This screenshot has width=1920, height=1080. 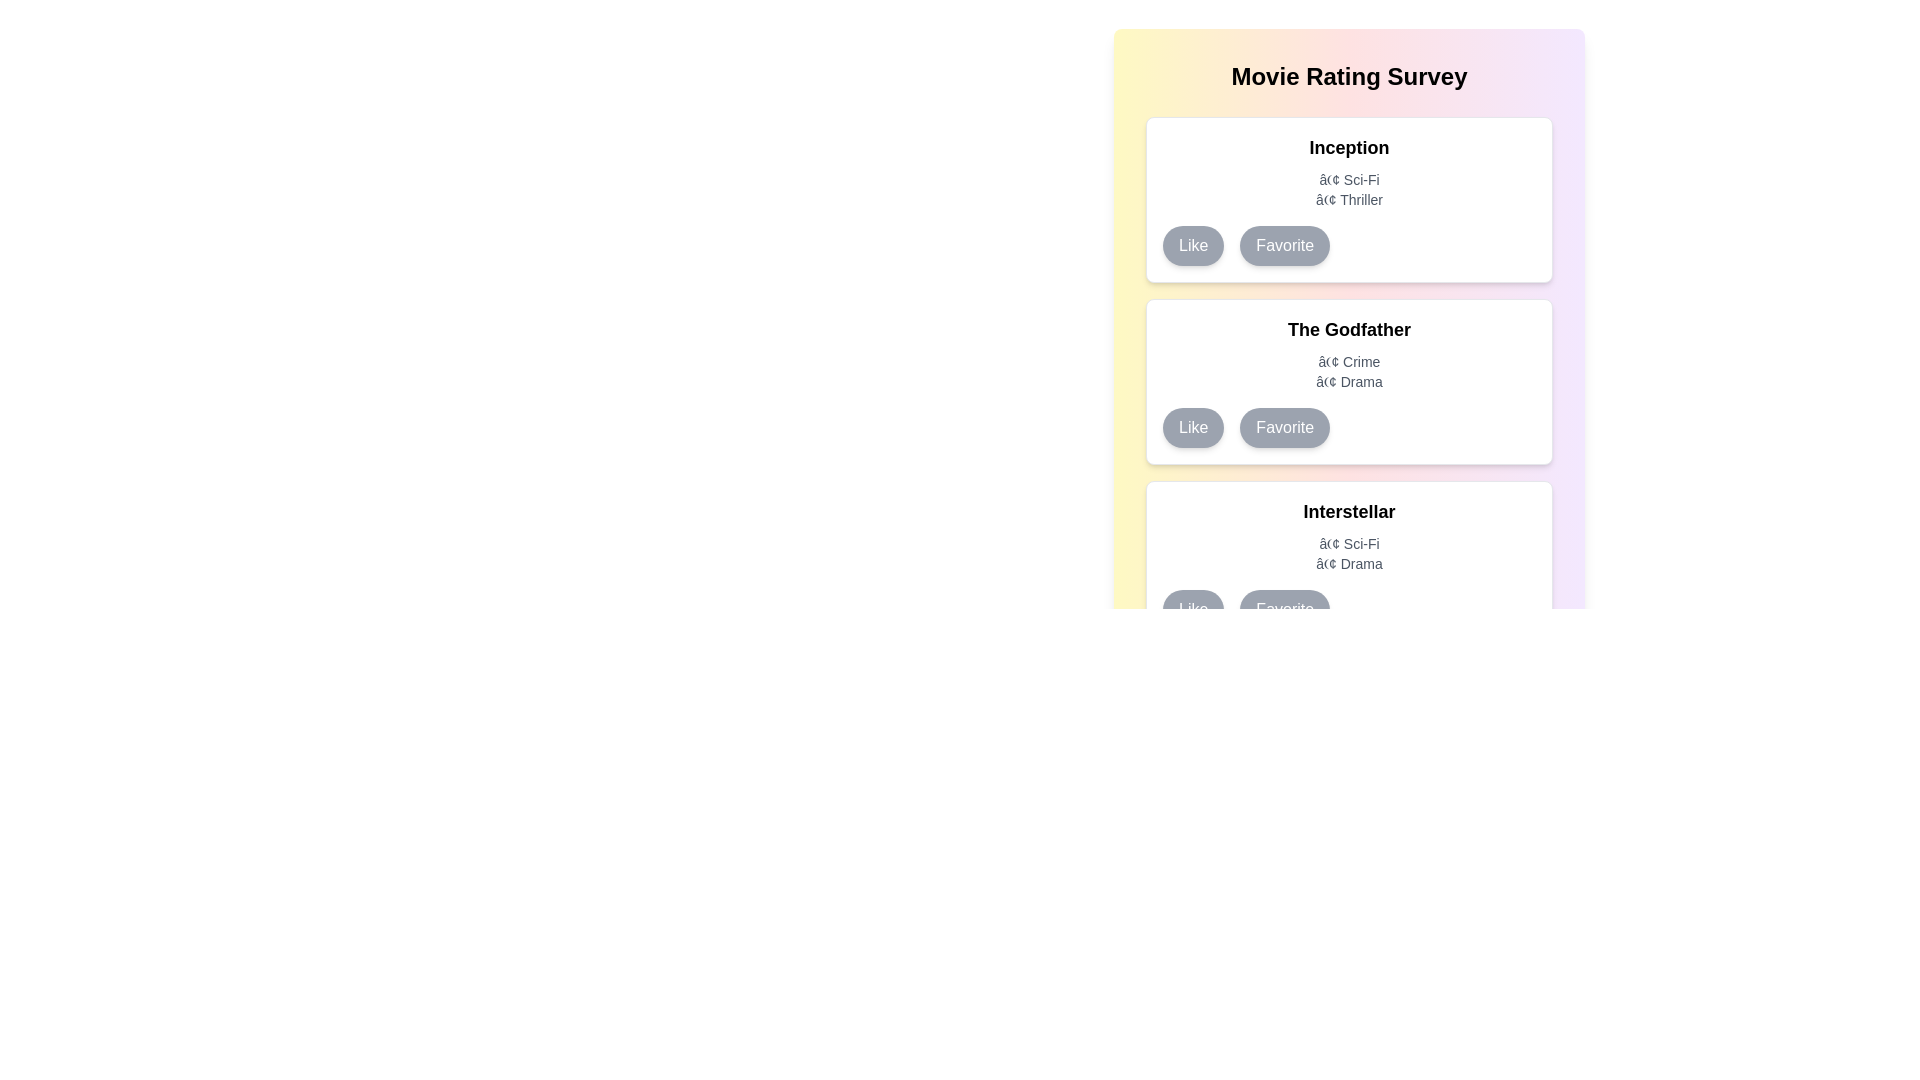 I want to click on the leftmost button below the movie 'Interstellar' to register a 'Like' for the movie, so click(x=1193, y=608).